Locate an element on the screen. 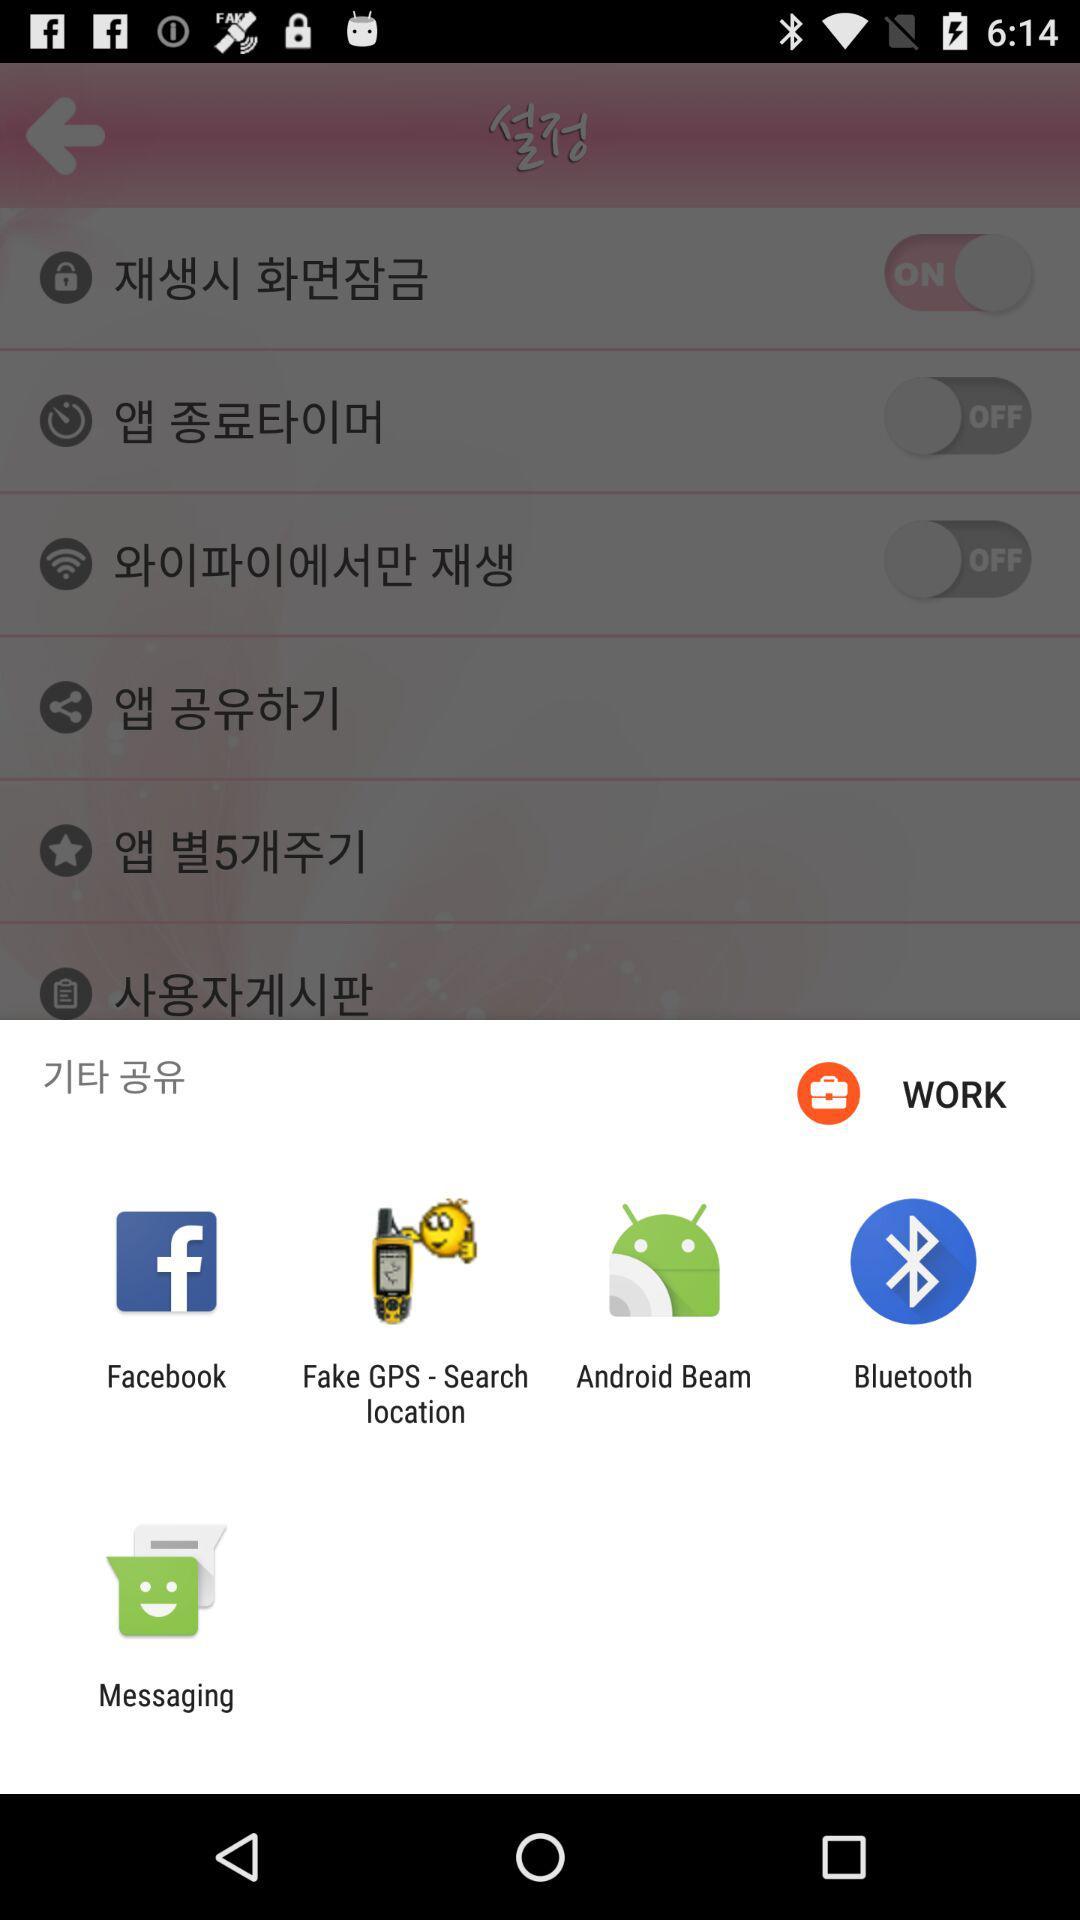 This screenshot has height=1920, width=1080. messaging is located at coordinates (165, 1711).